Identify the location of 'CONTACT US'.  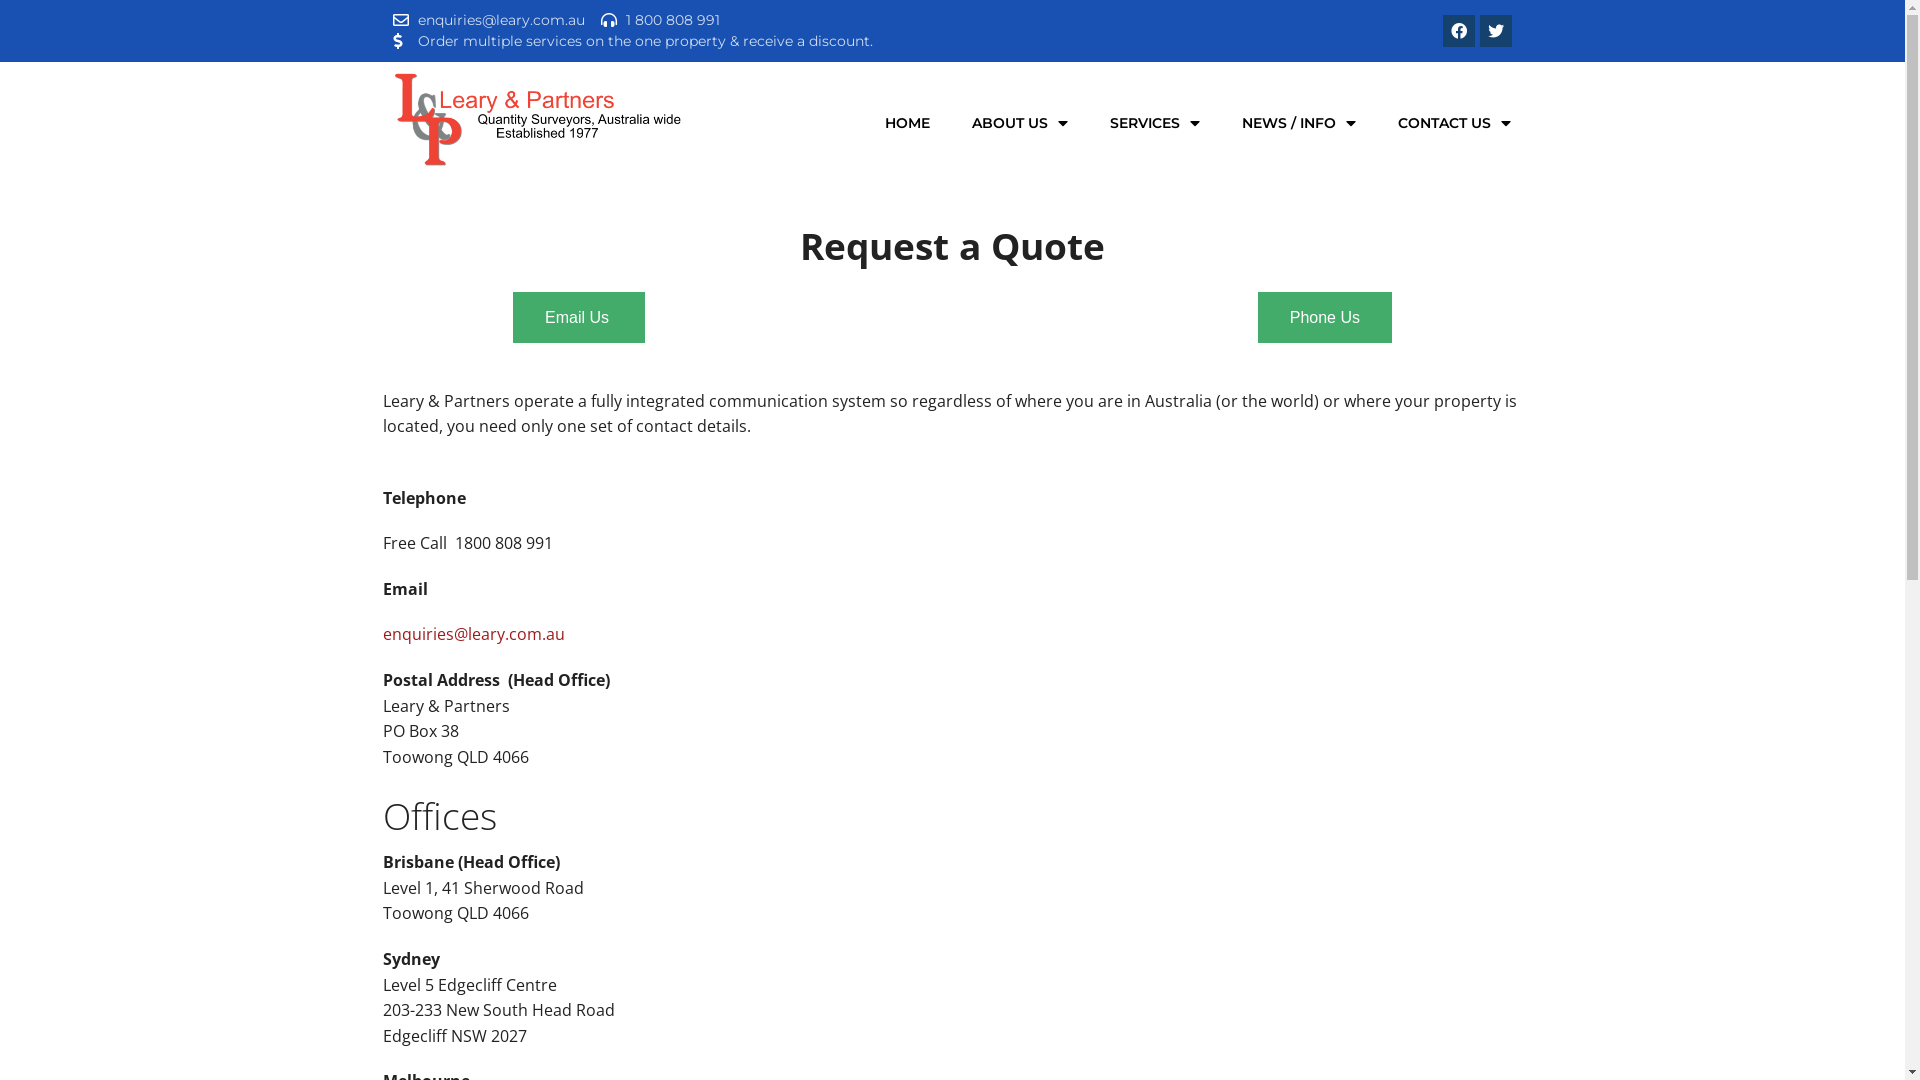
(1454, 123).